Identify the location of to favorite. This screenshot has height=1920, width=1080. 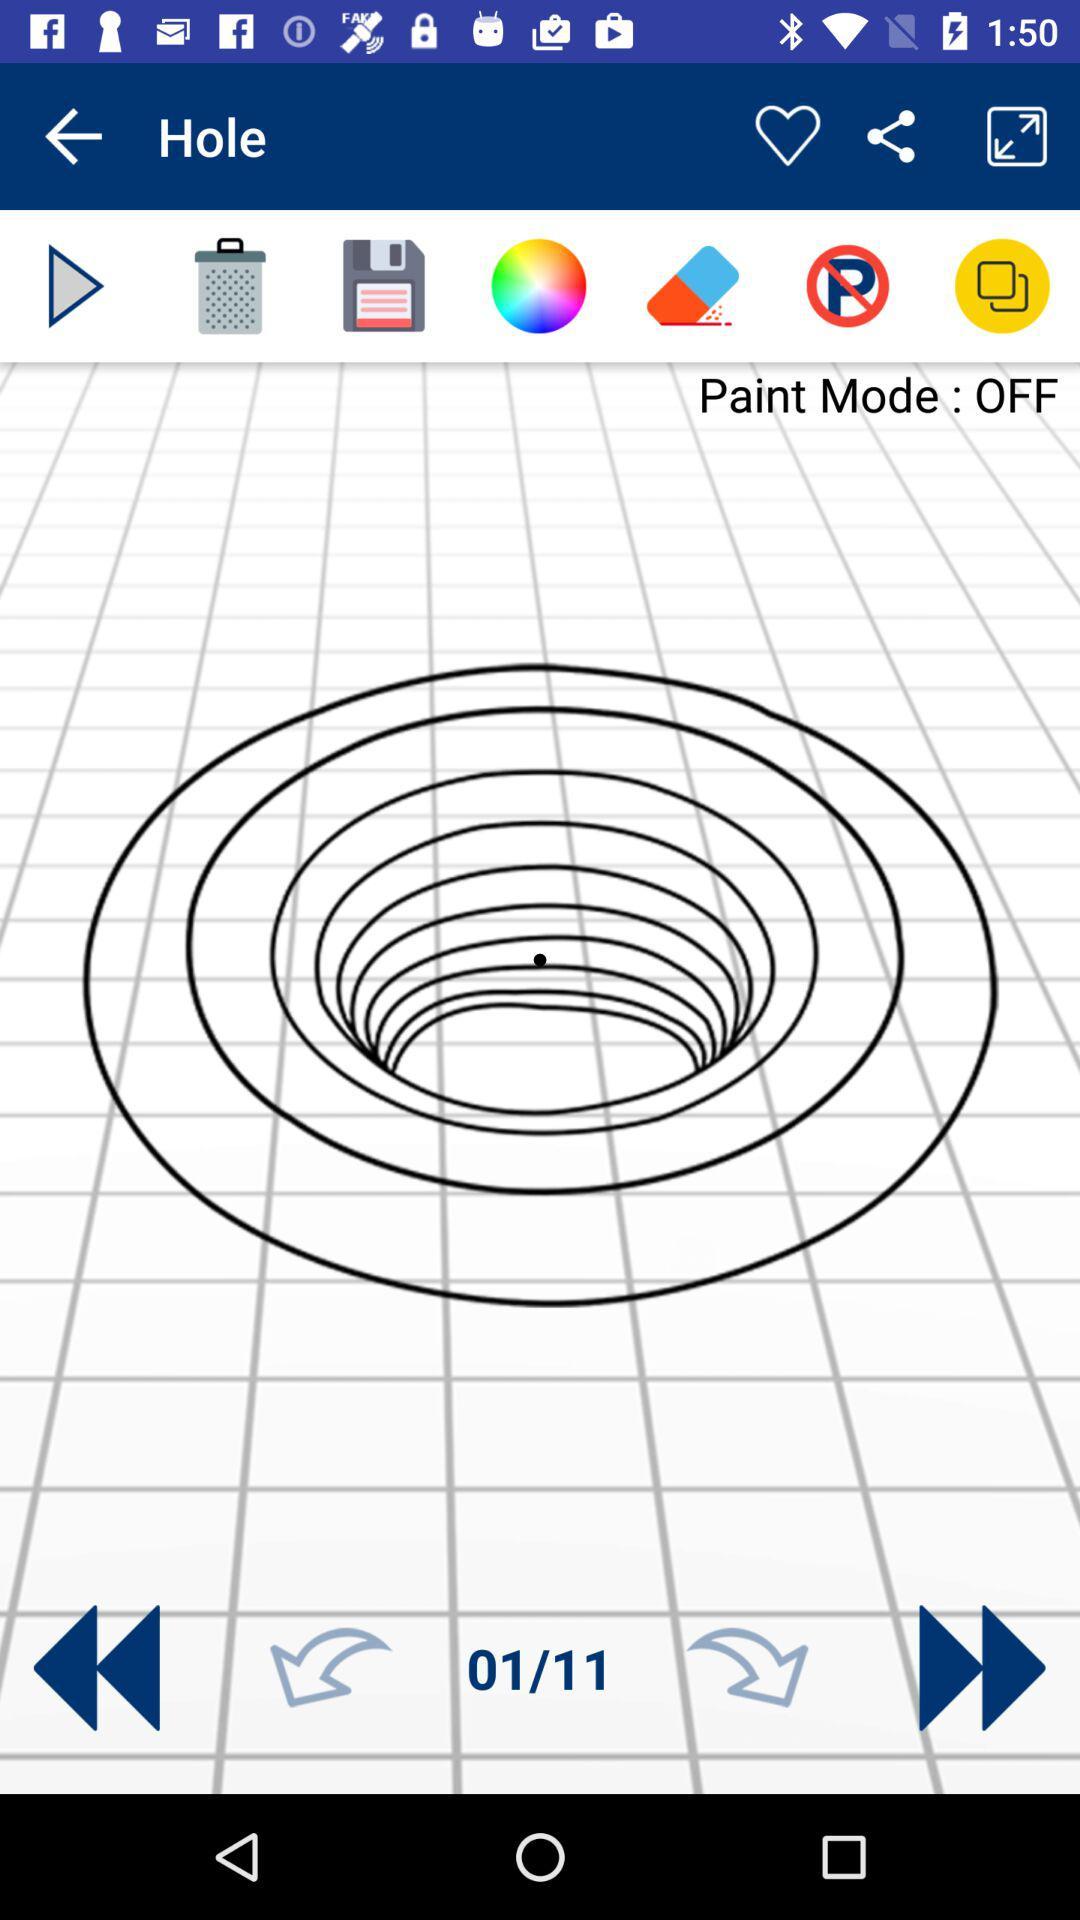
(786, 135).